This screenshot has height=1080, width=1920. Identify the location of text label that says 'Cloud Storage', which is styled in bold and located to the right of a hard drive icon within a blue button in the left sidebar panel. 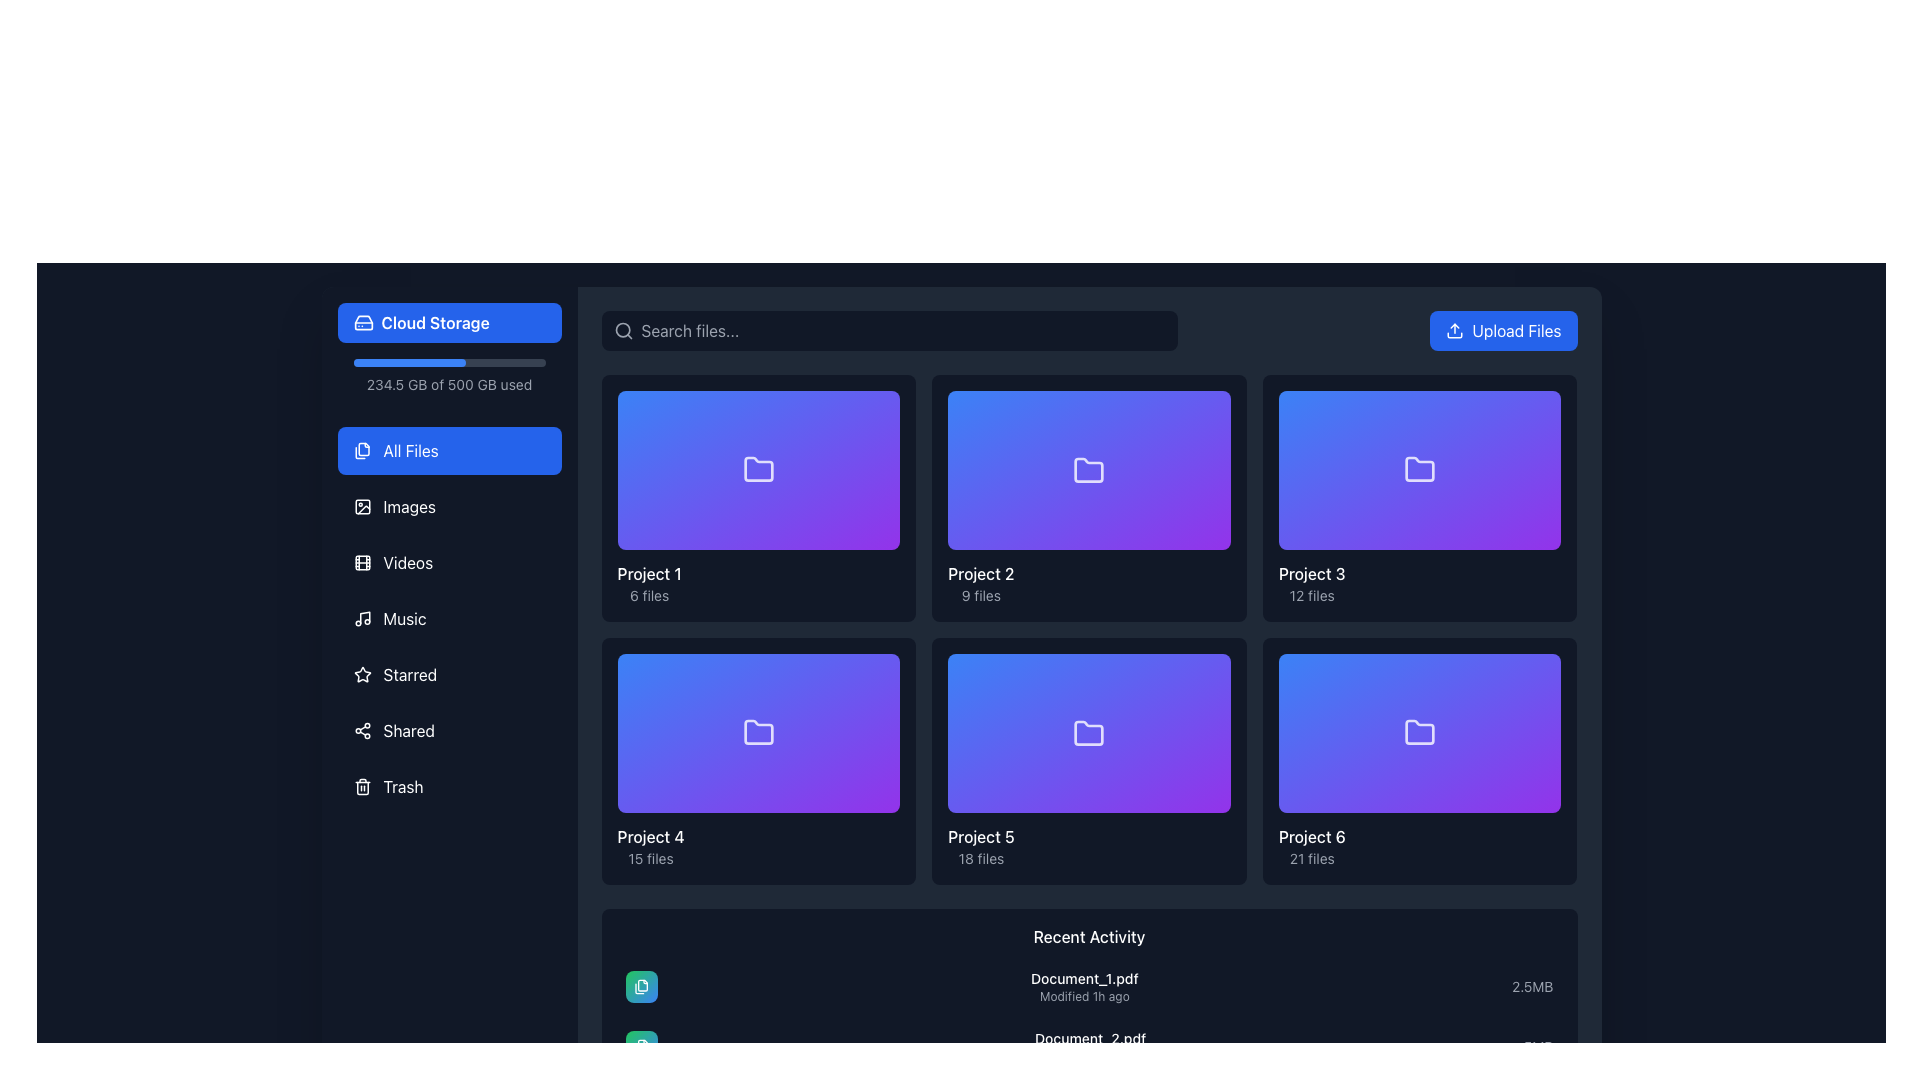
(434, 322).